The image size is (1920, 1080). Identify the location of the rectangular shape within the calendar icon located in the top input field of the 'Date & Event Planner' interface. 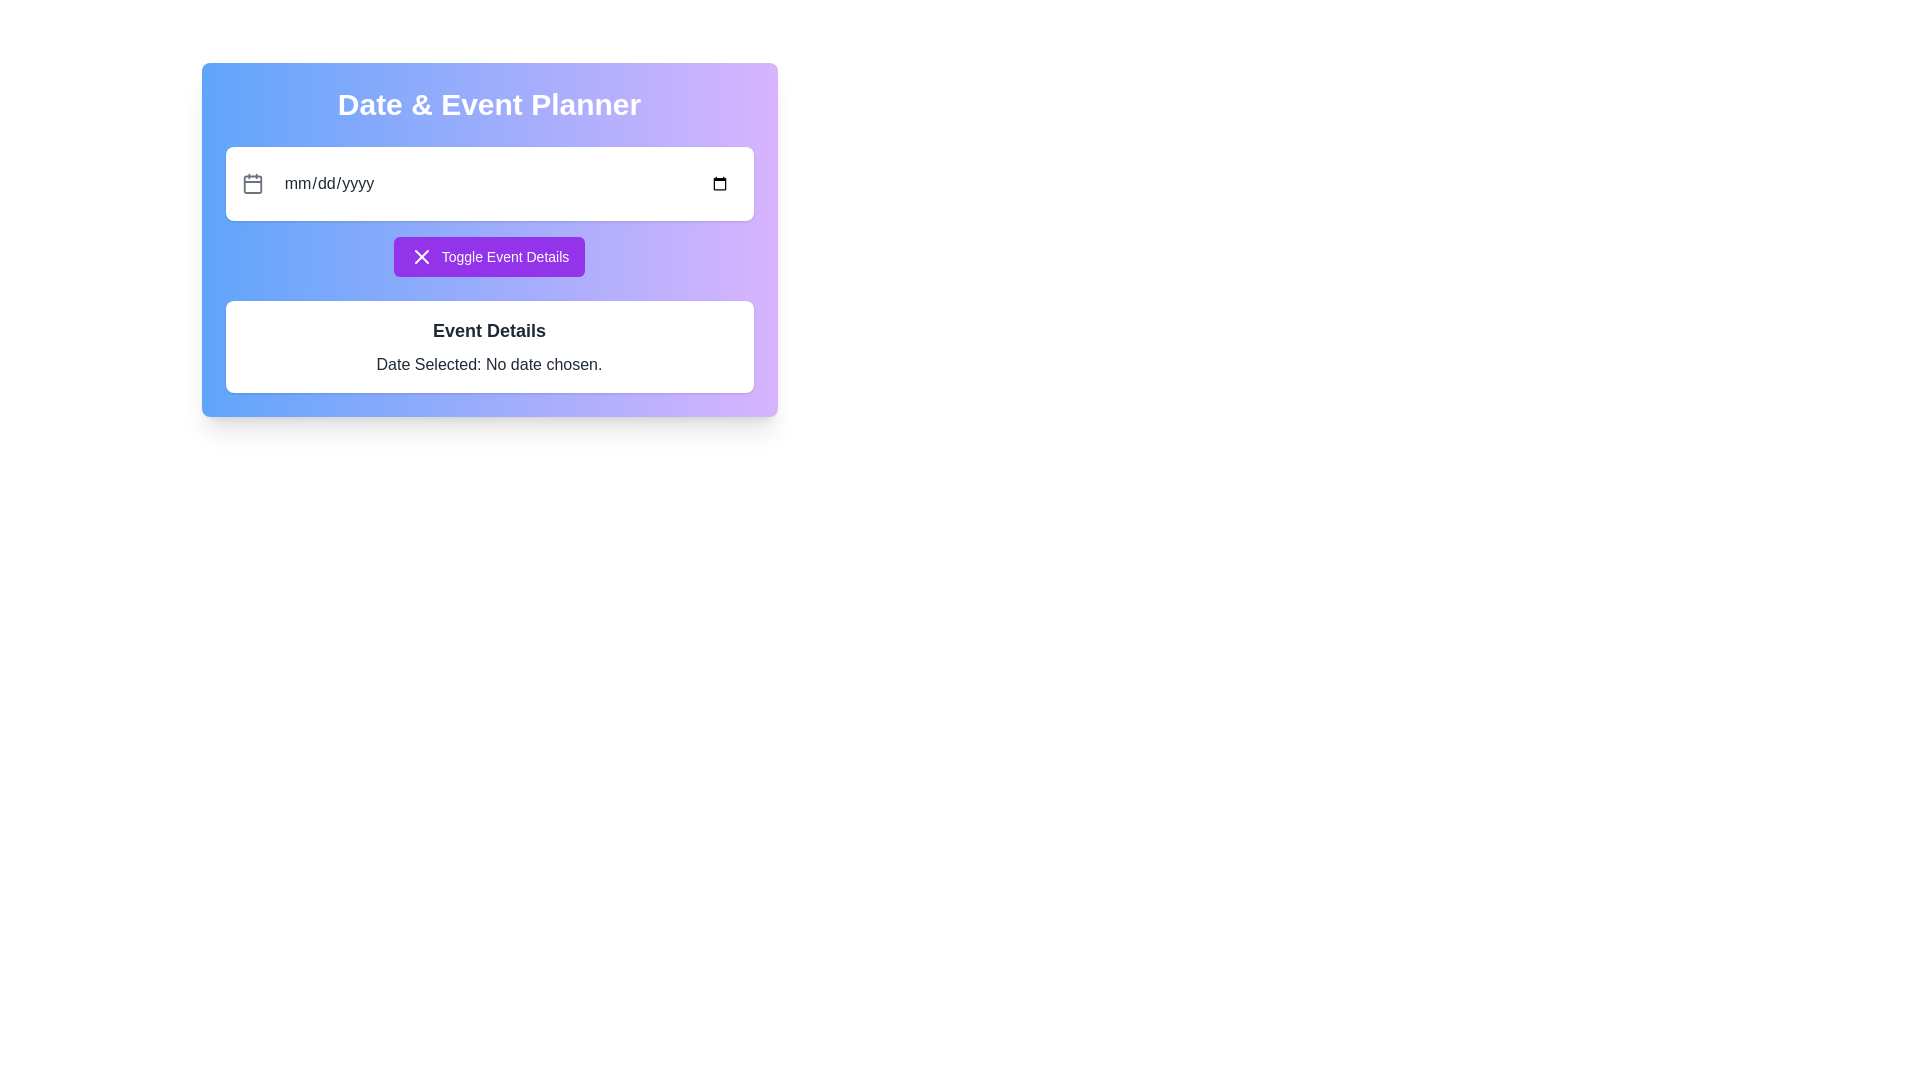
(251, 184).